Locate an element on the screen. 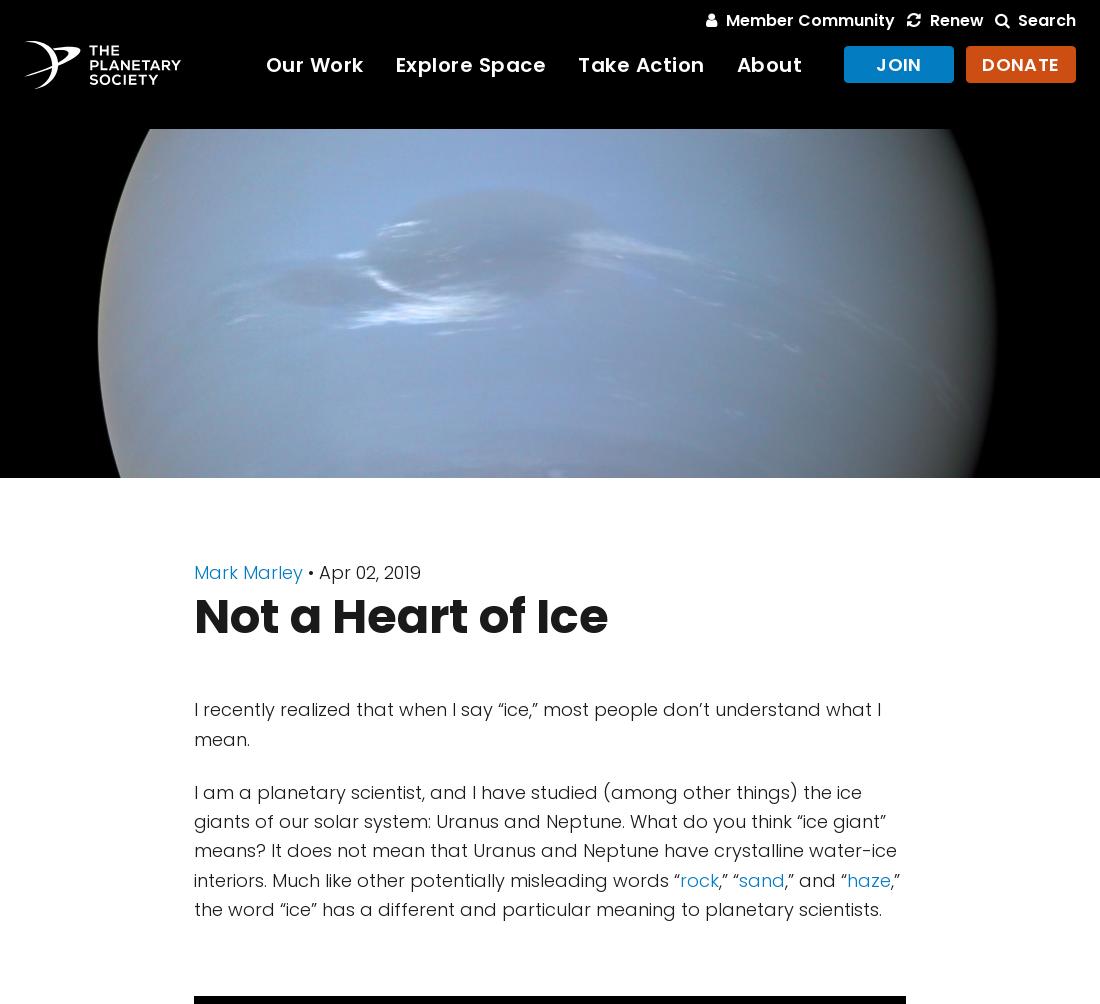  'sand' is located at coordinates (761, 878).